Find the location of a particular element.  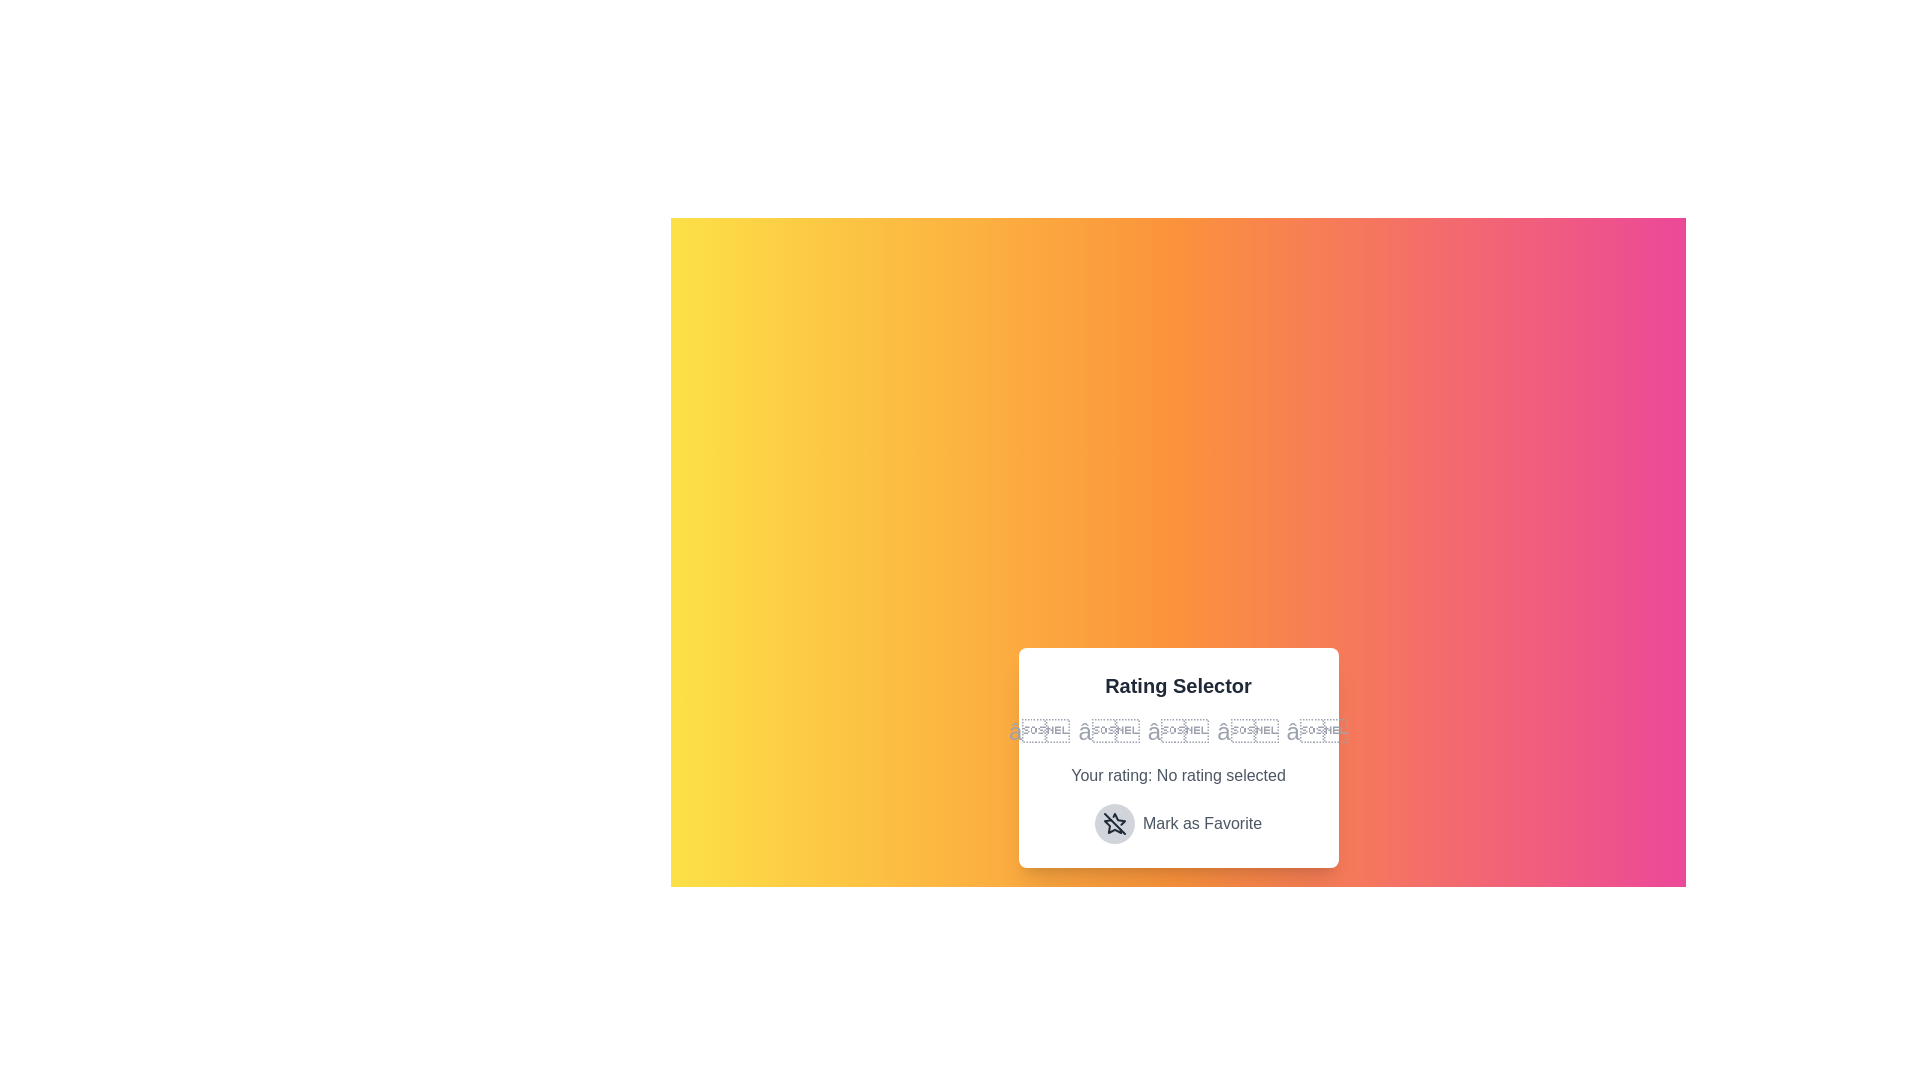

the 'Mark as Favorite' text label, which is positioned in the bottom portion of a card-like UI component, to the right of a circular star icon is located at coordinates (1201, 824).